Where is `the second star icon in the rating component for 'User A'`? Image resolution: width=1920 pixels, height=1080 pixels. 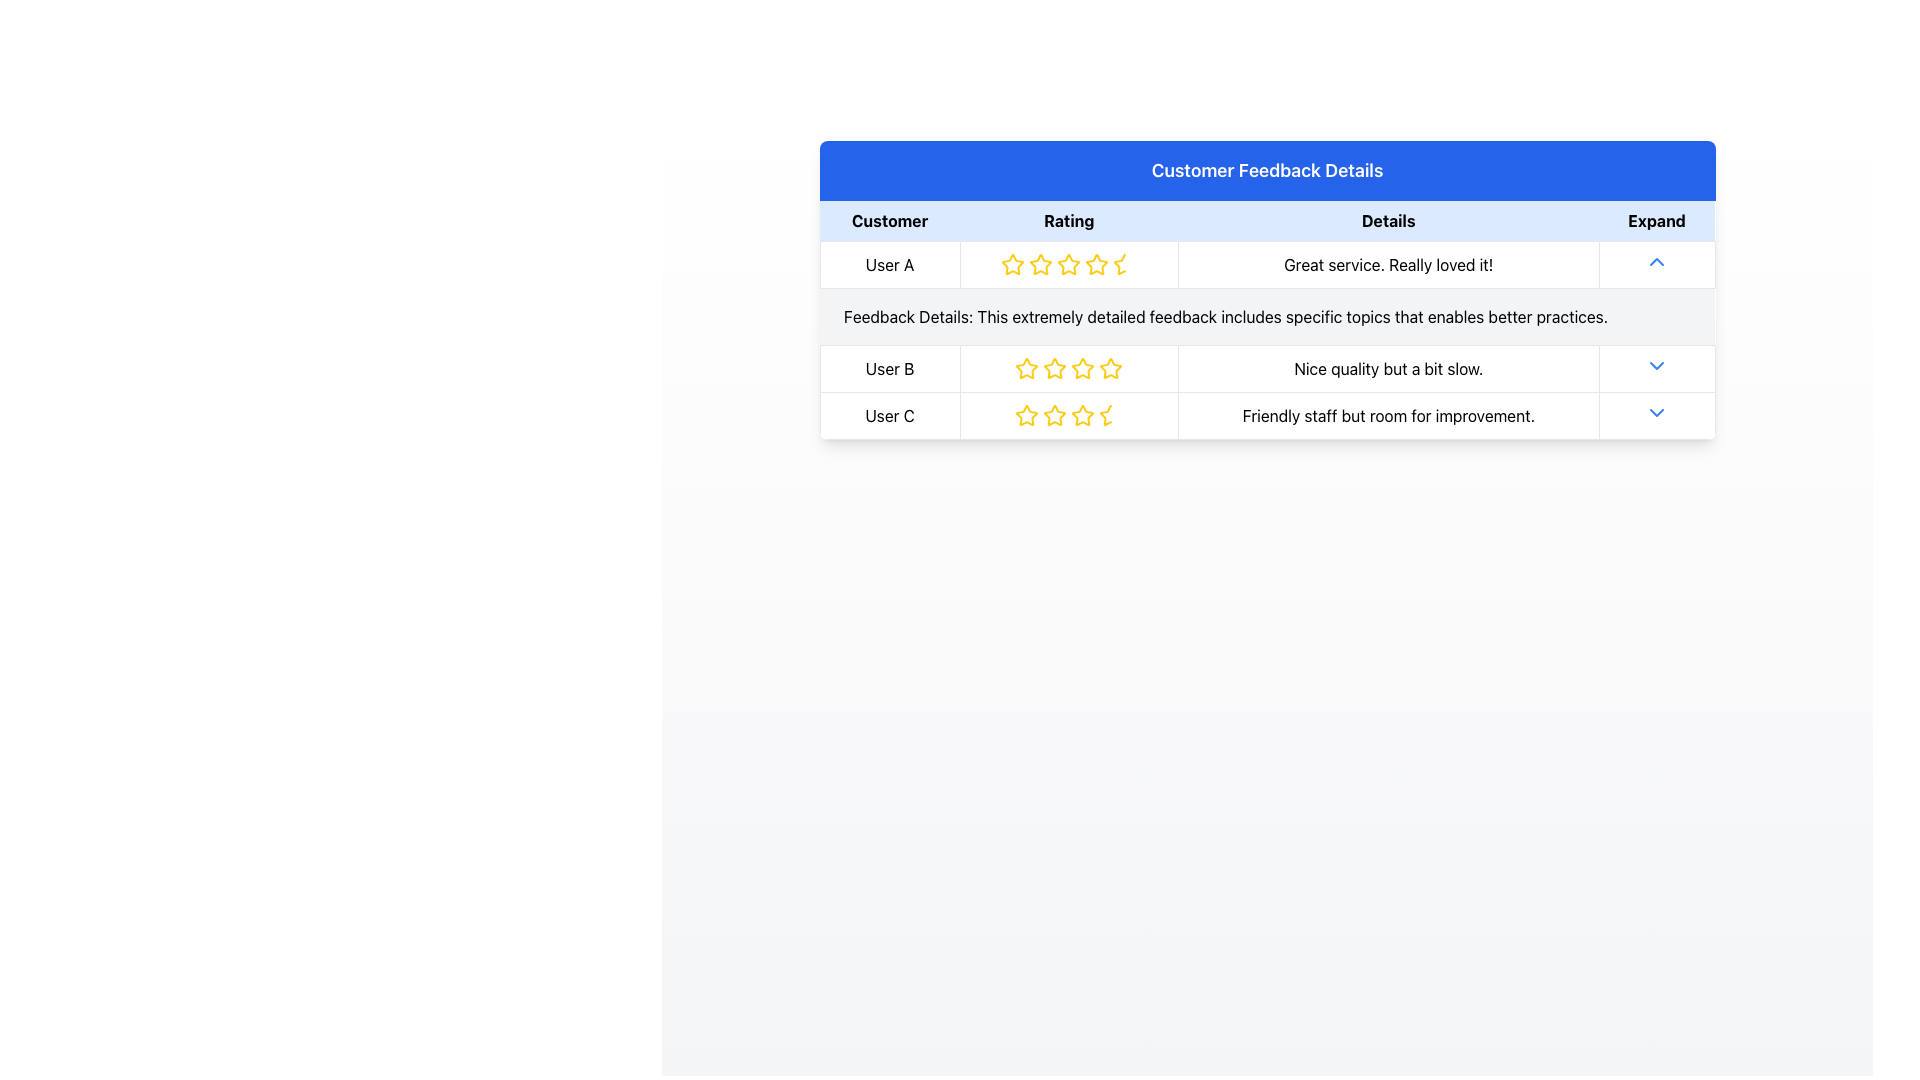 the second star icon in the rating component for 'User A' is located at coordinates (1068, 262).